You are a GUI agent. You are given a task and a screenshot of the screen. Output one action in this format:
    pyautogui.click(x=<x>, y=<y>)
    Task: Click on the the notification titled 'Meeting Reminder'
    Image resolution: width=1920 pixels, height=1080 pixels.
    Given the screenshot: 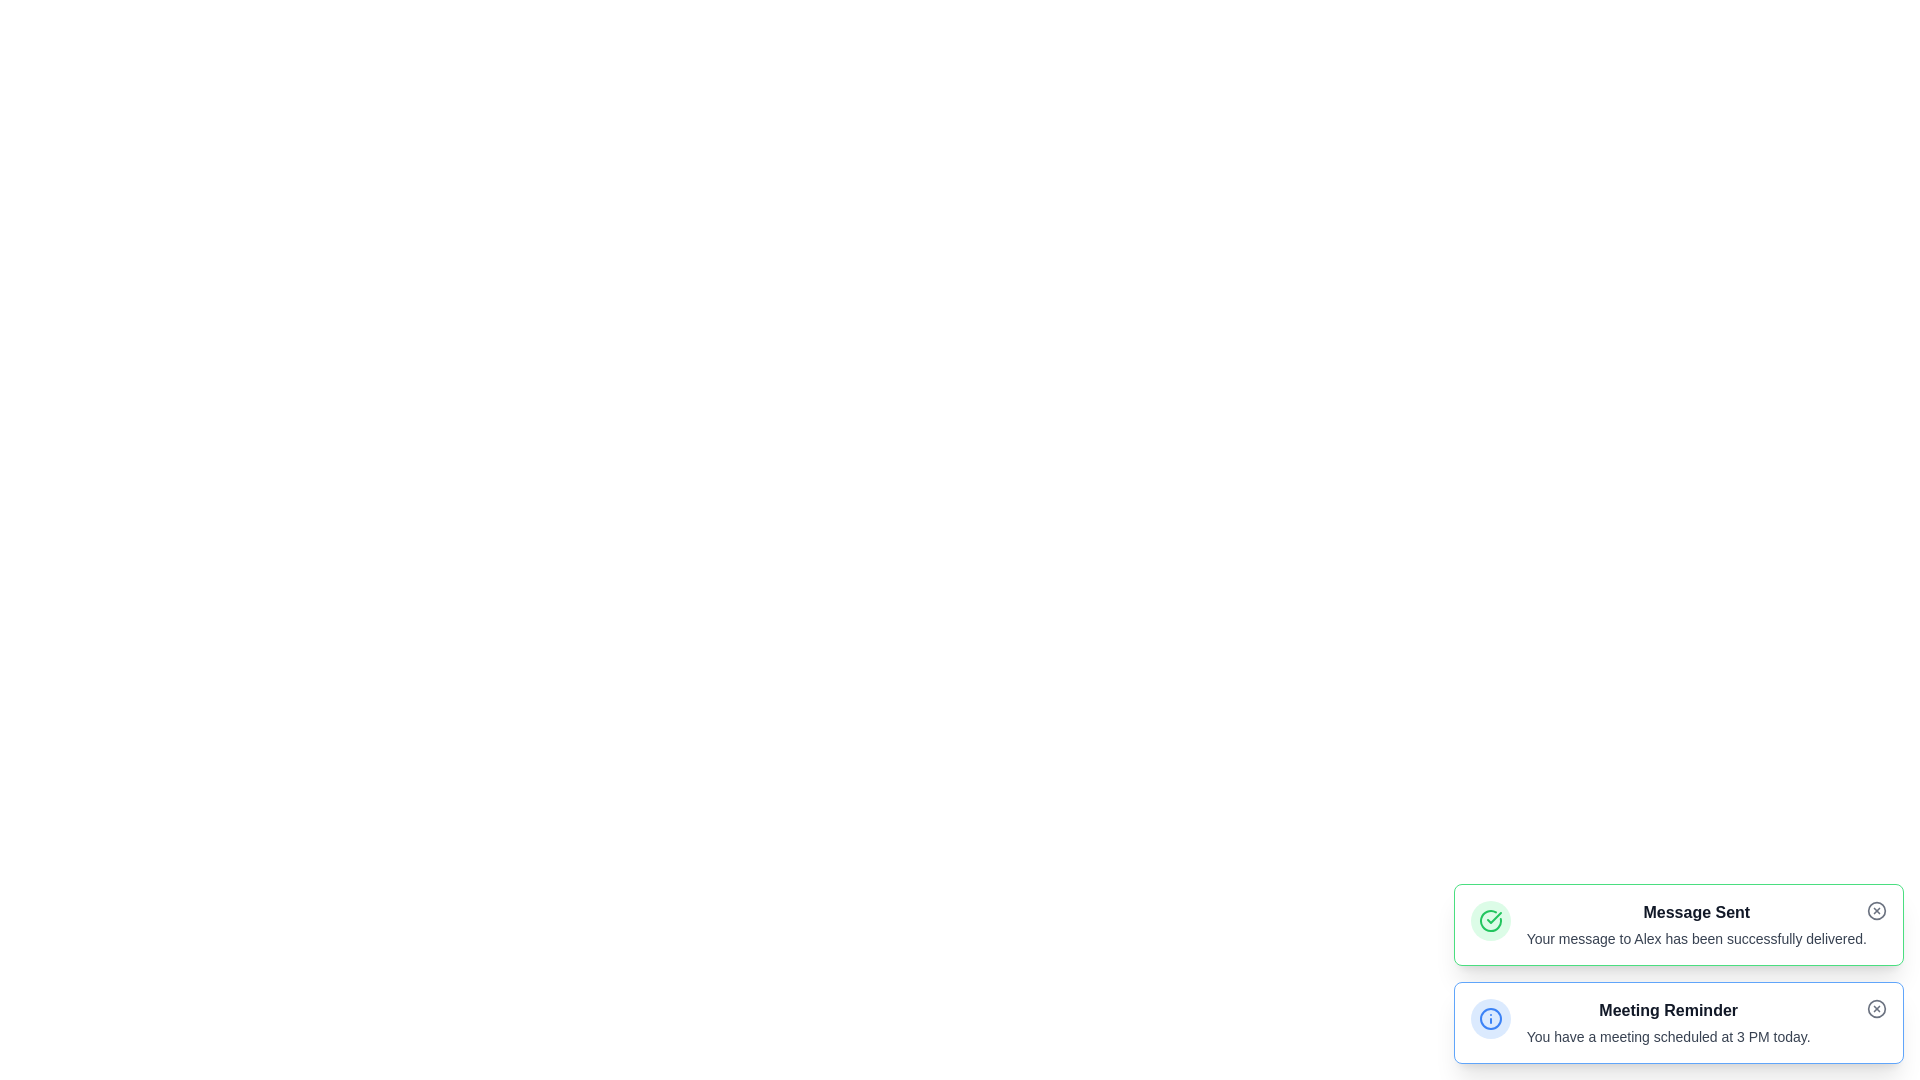 What is the action you would take?
    pyautogui.click(x=1668, y=1010)
    